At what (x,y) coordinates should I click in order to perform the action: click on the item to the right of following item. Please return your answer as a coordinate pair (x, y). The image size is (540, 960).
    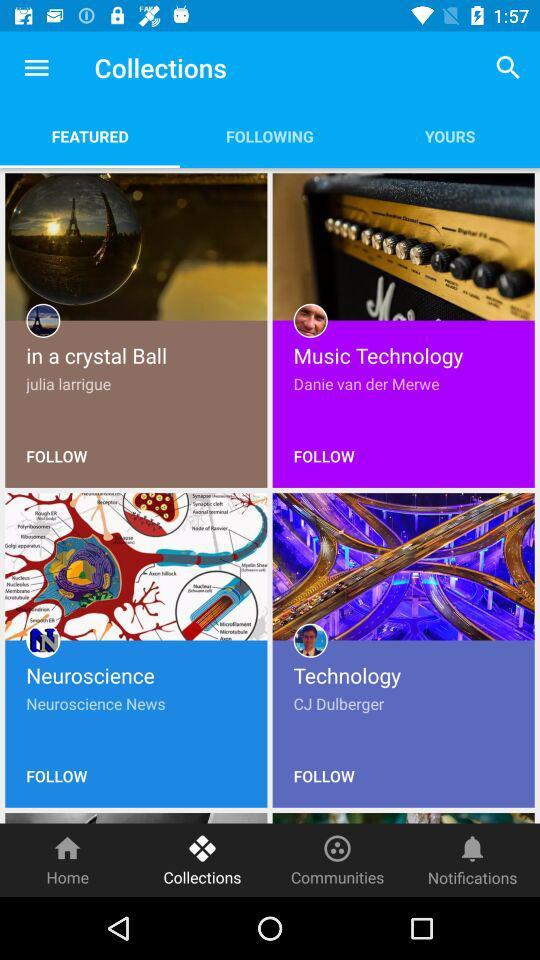
    Looking at the image, I should click on (449, 135).